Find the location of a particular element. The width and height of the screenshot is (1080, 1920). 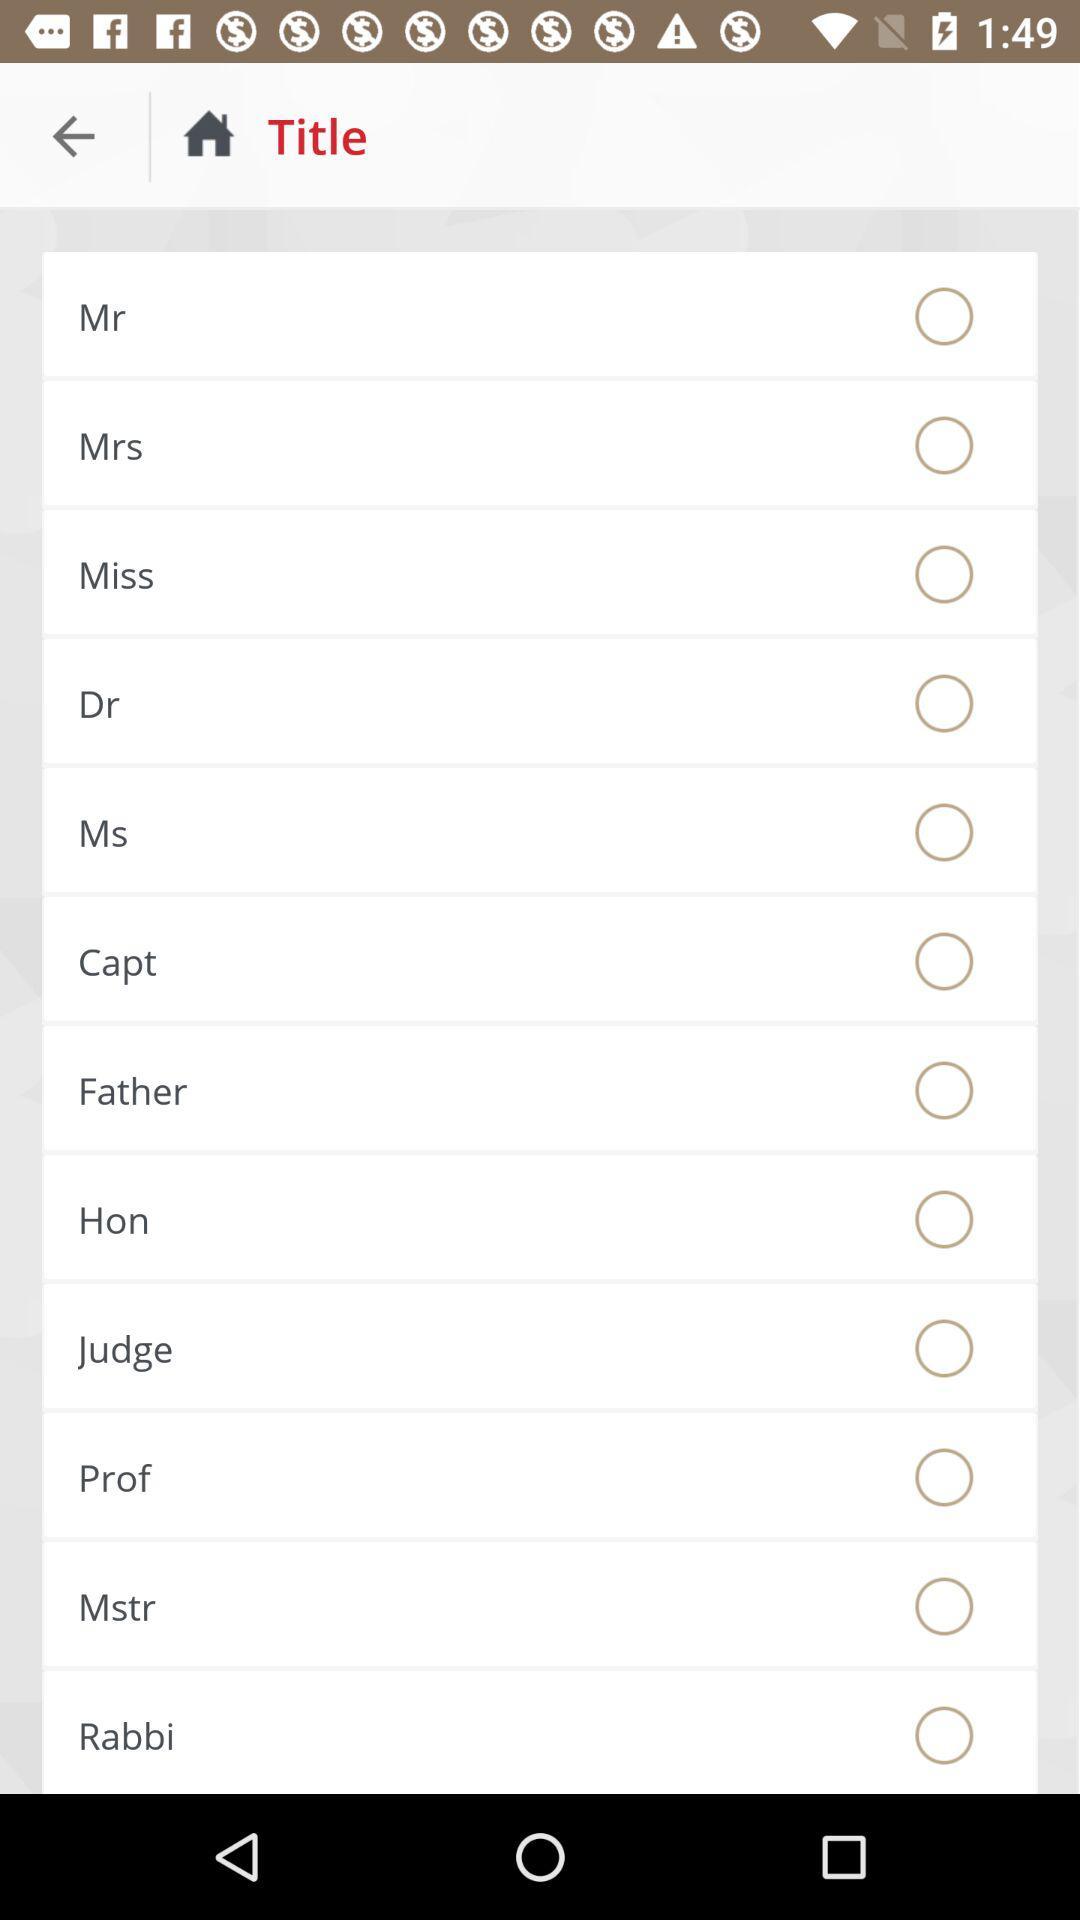

dr. title is located at coordinates (944, 703).